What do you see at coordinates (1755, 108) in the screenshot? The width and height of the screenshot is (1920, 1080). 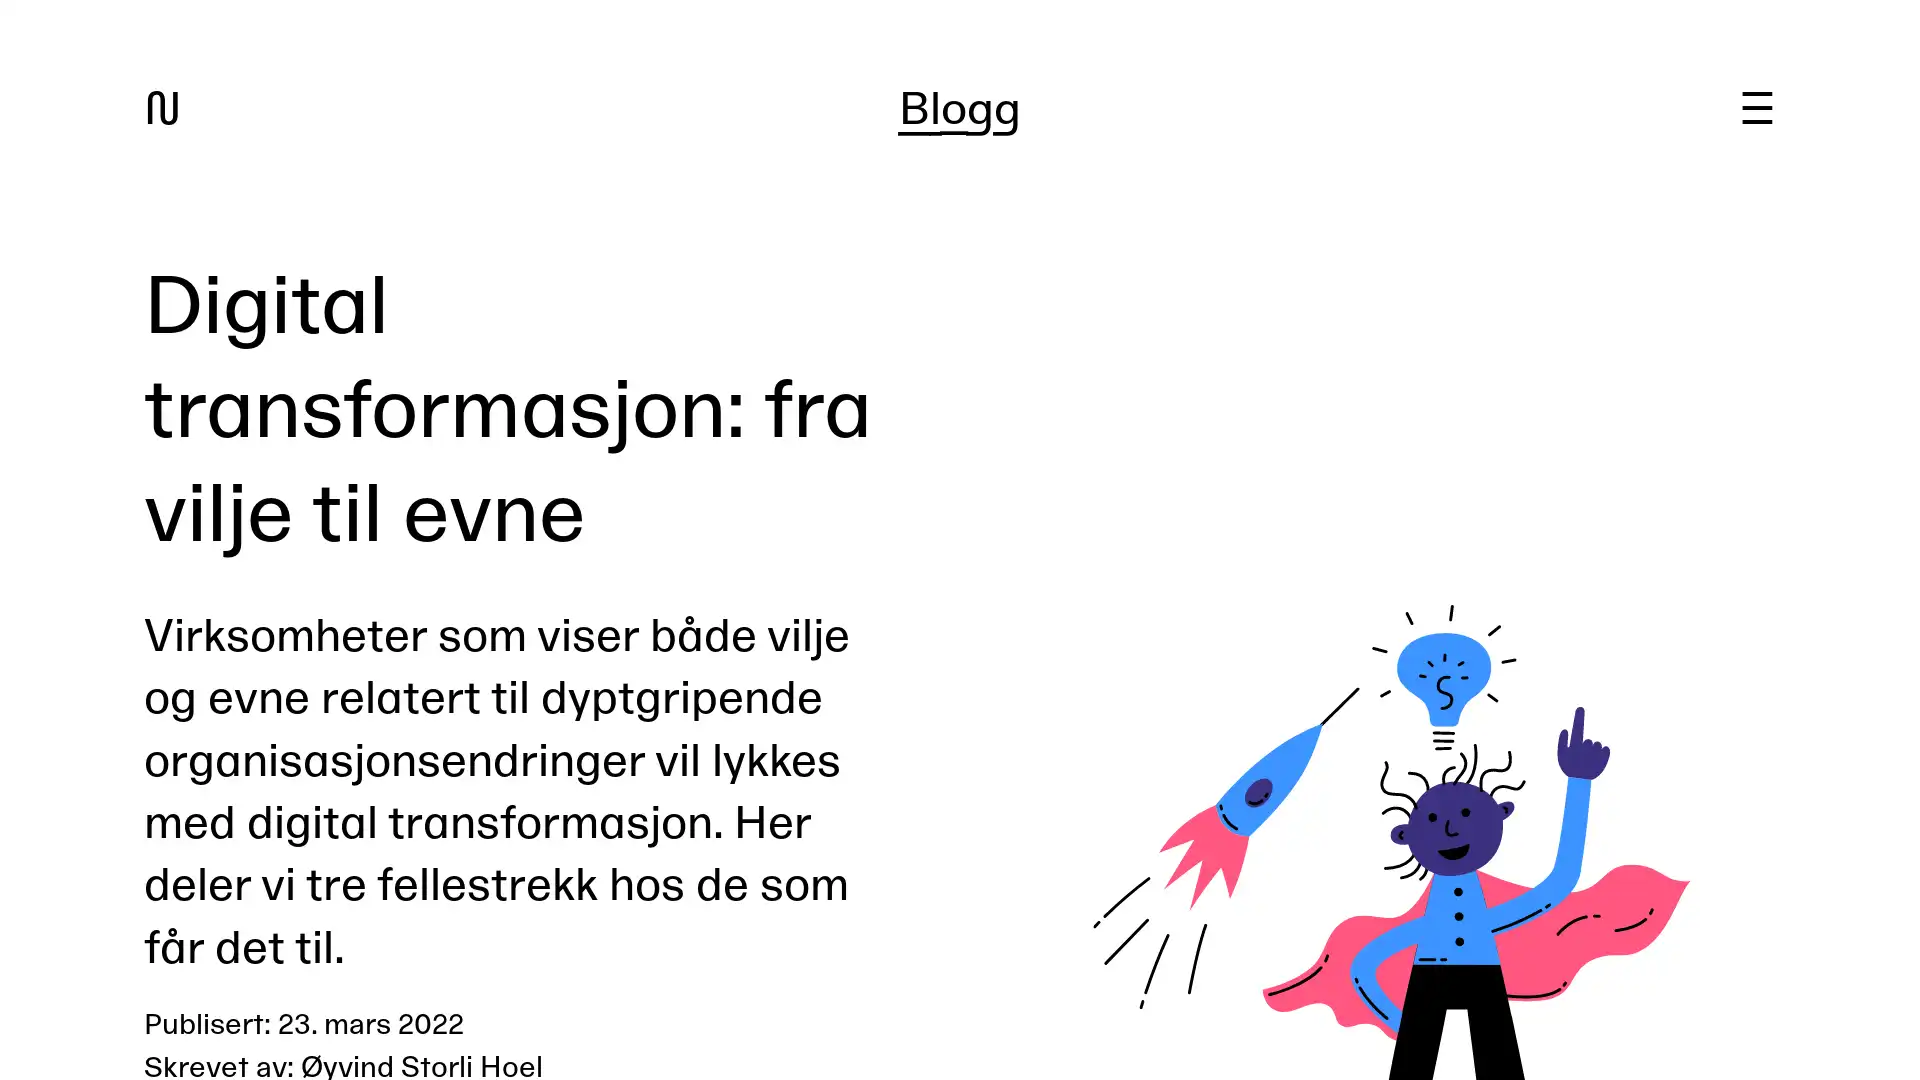 I see `Meny` at bounding box center [1755, 108].